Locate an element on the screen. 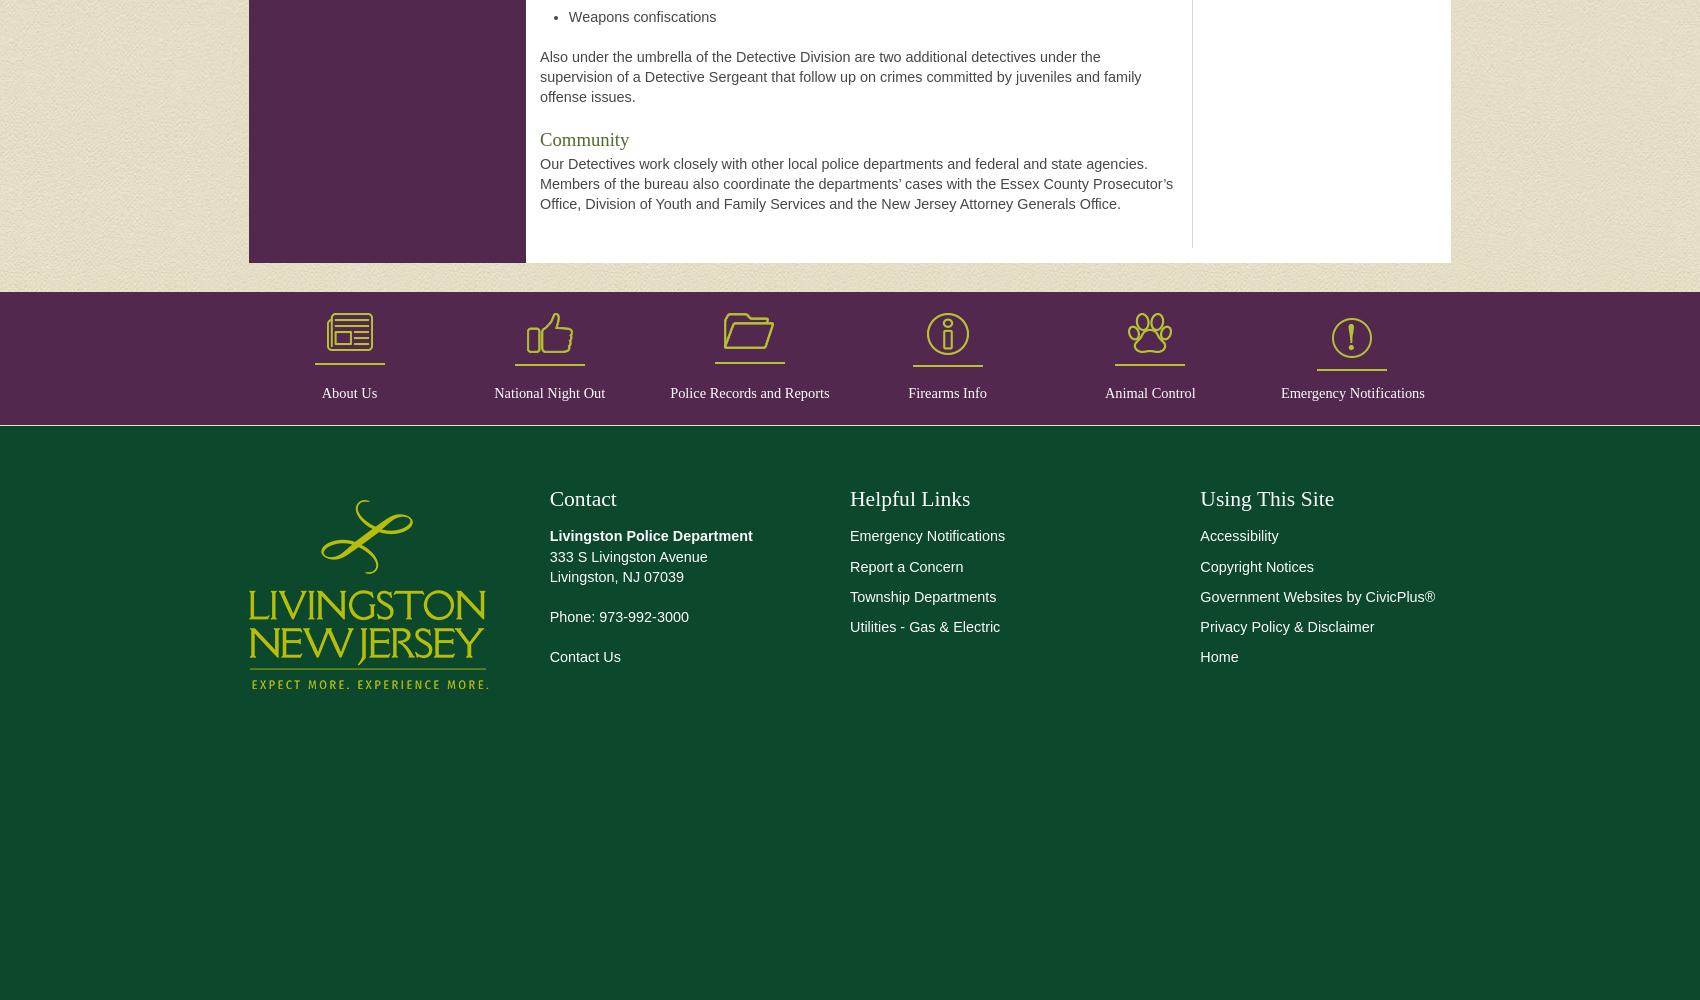 Image resolution: width=1700 pixels, height=1000 pixels. 'Government Websites by CivicPlus®' is located at coordinates (1317, 595).